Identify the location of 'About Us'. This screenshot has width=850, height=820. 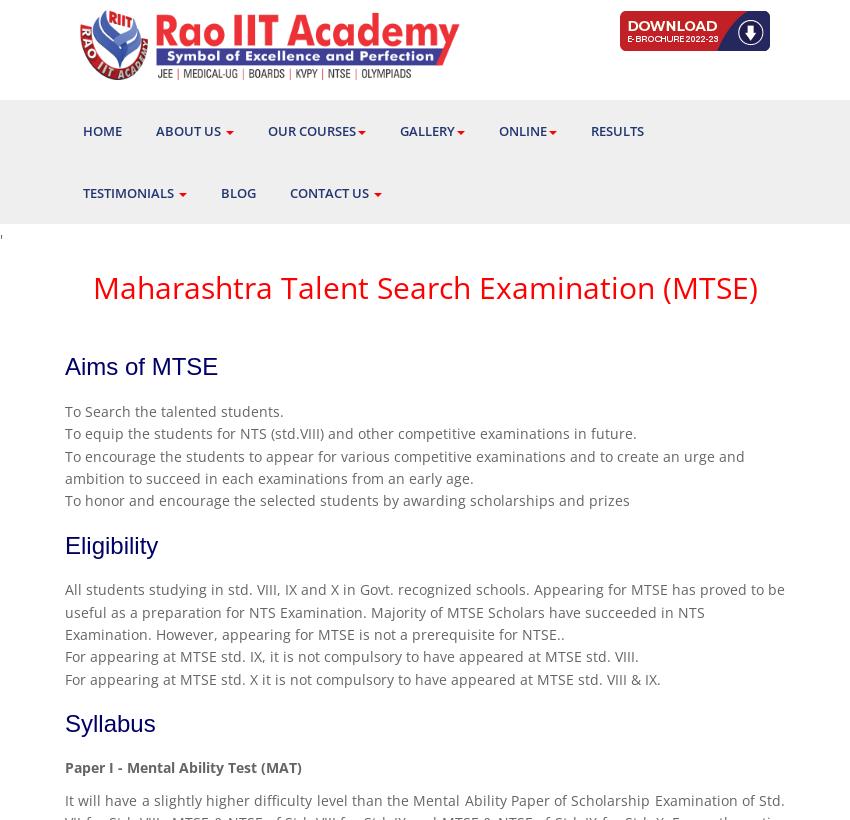
(188, 130).